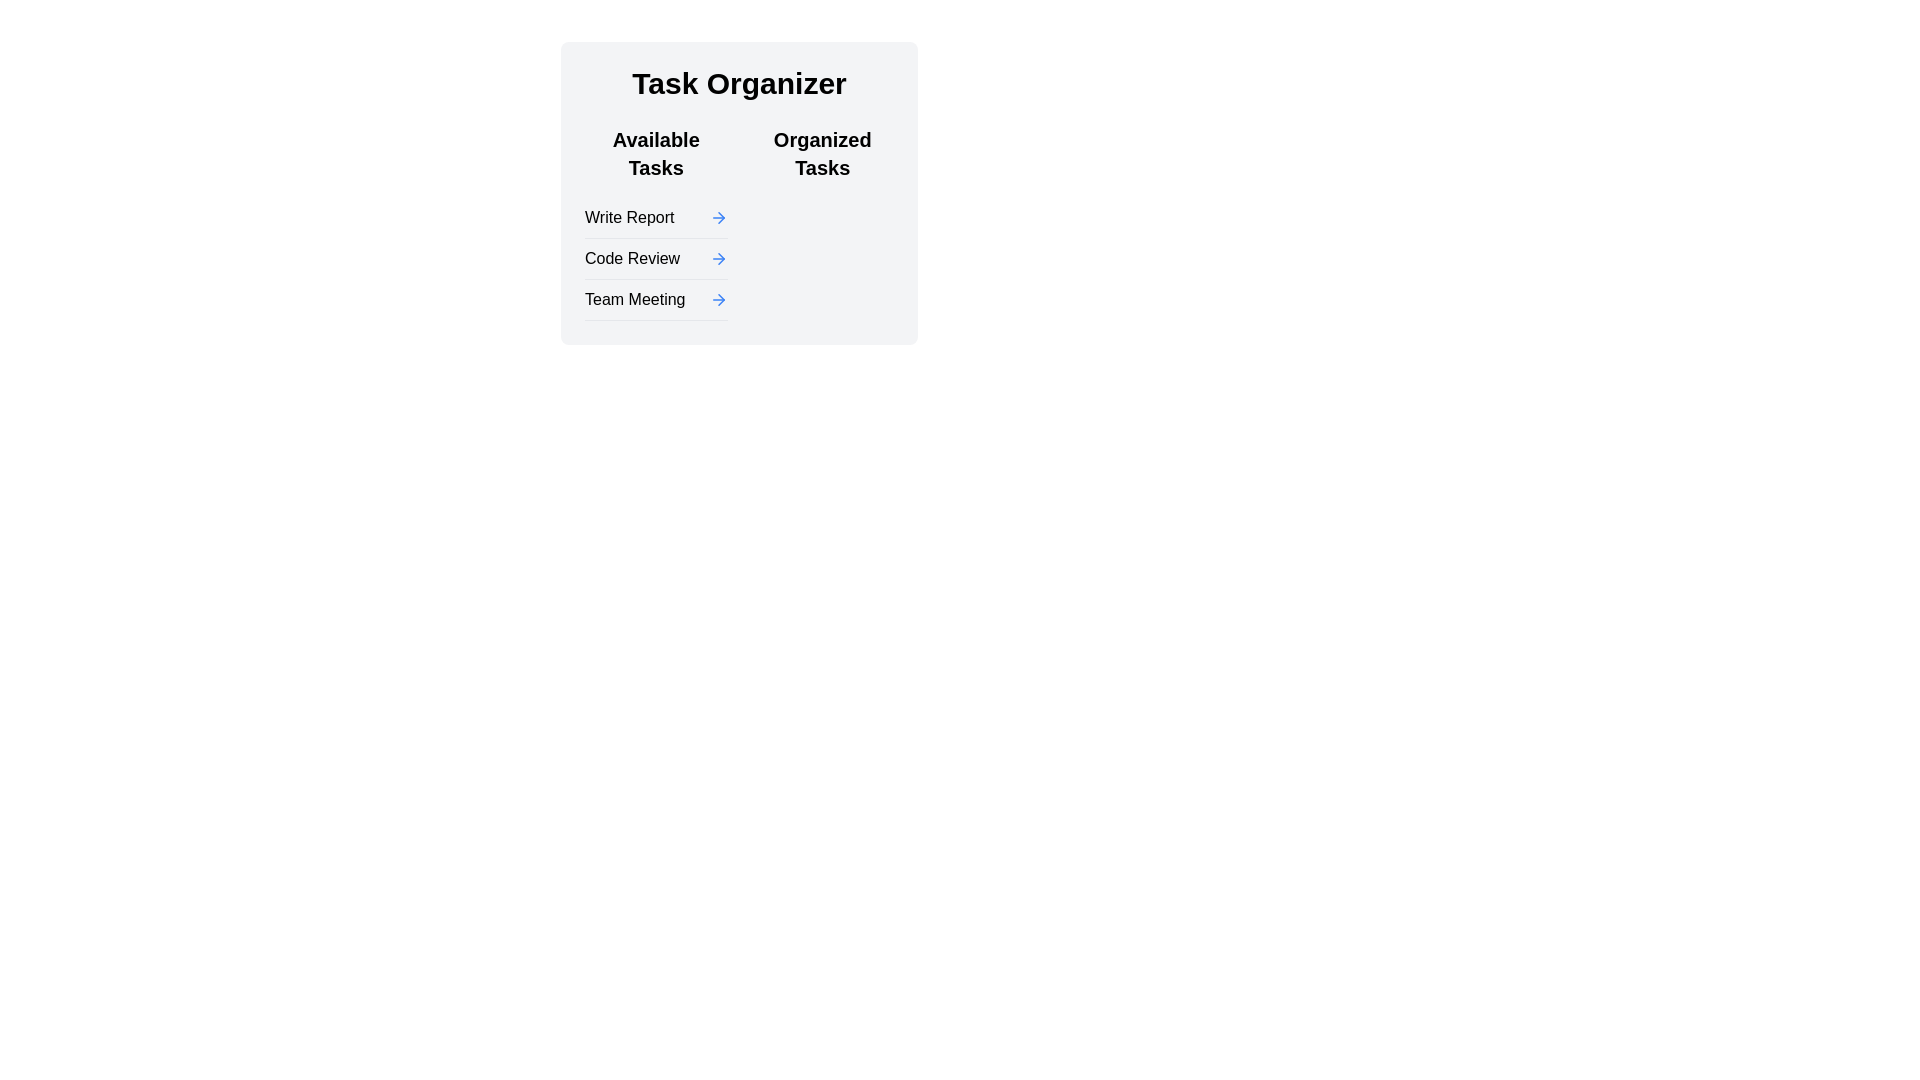 Image resolution: width=1920 pixels, height=1080 pixels. What do you see at coordinates (656, 258) in the screenshot?
I see `the second row of the 'Available Tasks' list in the 'Task Organizer' interface, which is labeled 'Code Review' and has a blue arrow icon on the right` at bounding box center [656, 258].